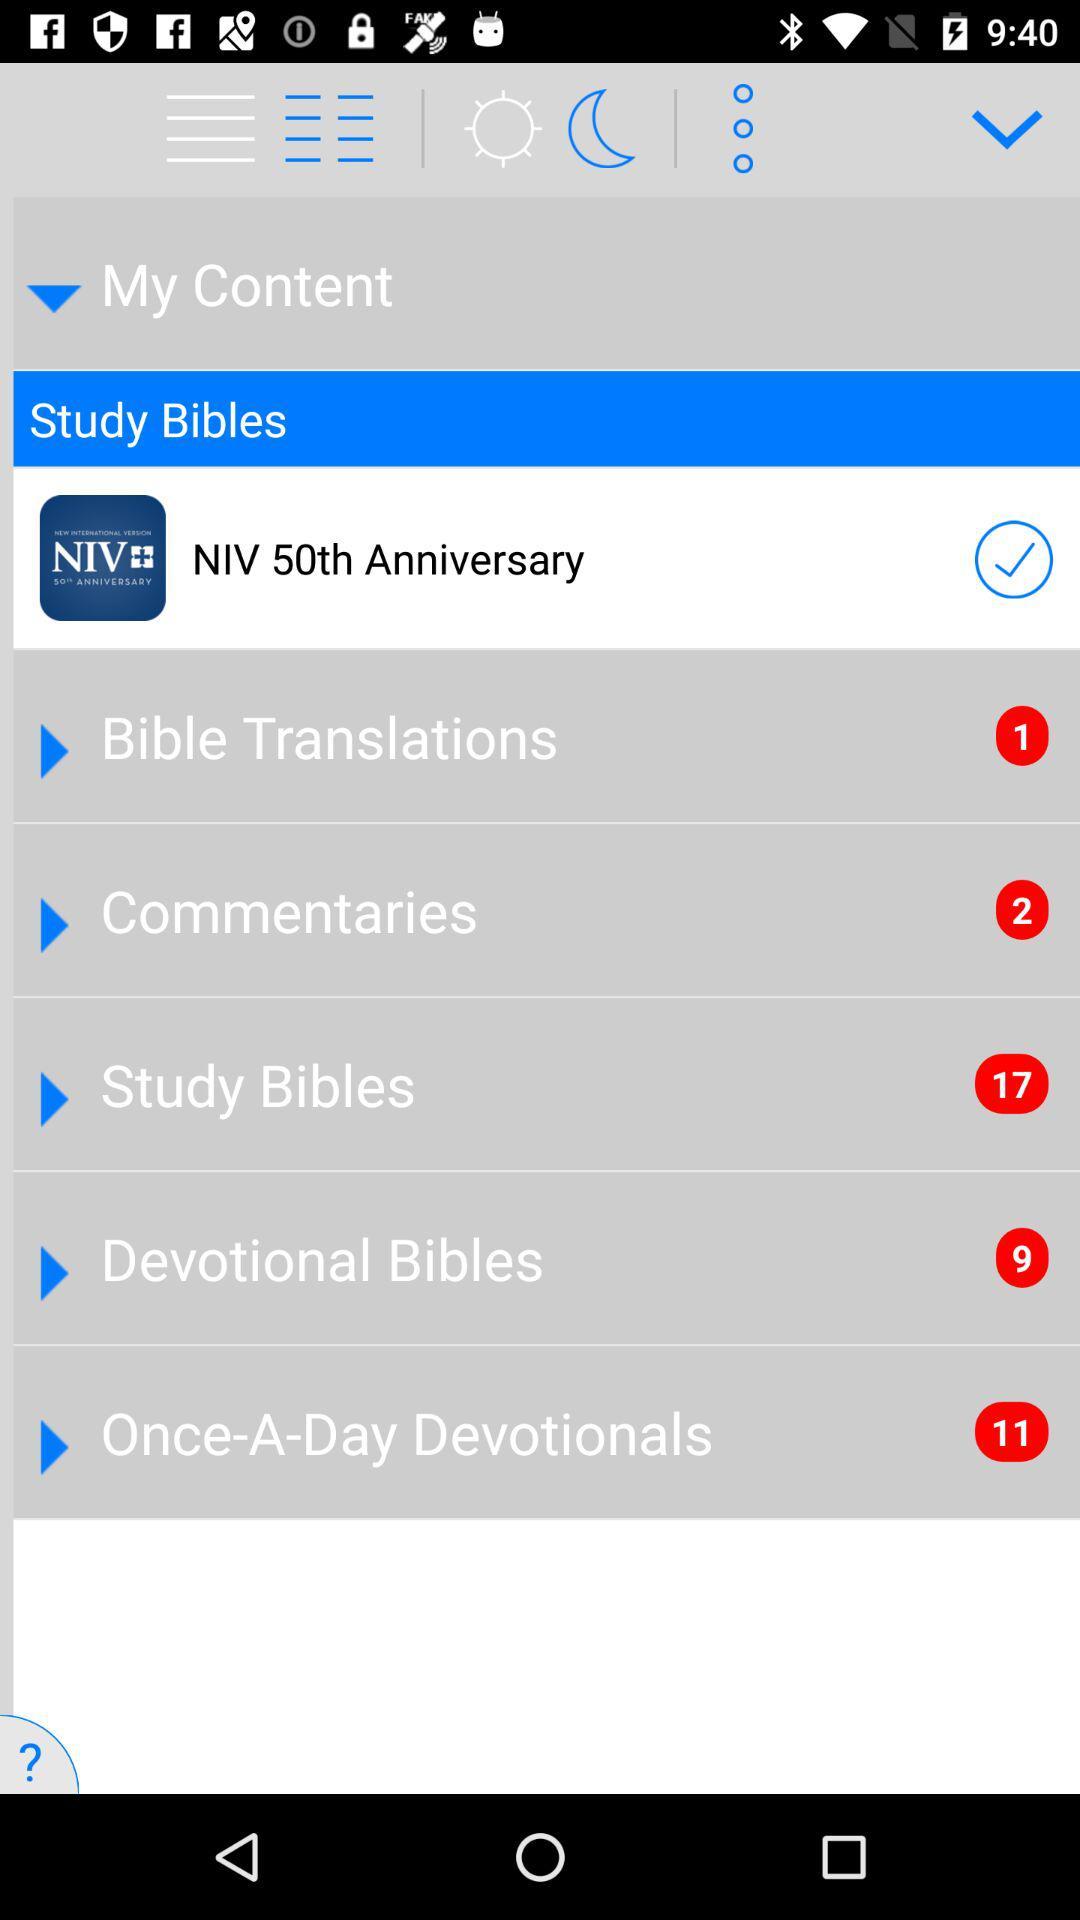  What do you see at coordinates (736, 127) in the screenshot?
I see `the more icon` at bounding box center [736, 127].